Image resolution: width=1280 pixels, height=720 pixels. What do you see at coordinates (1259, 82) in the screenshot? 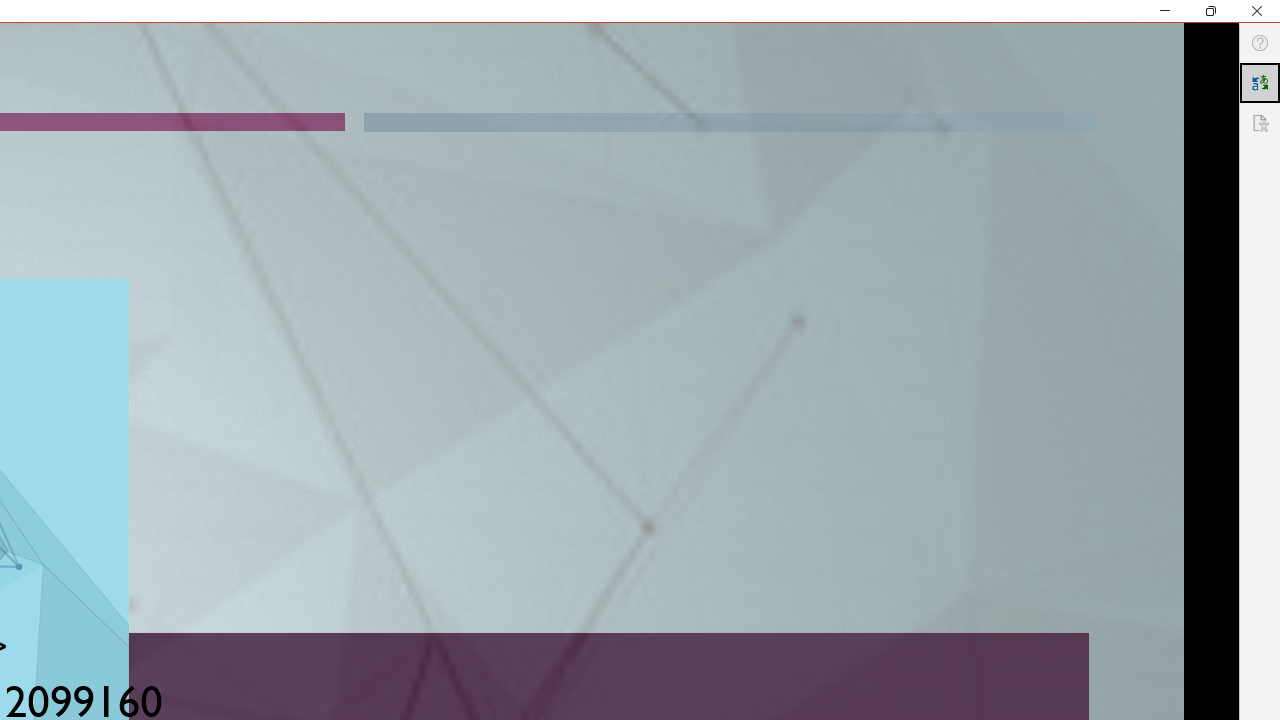
I see `'Translator'` at bounding box center [1259, 82].